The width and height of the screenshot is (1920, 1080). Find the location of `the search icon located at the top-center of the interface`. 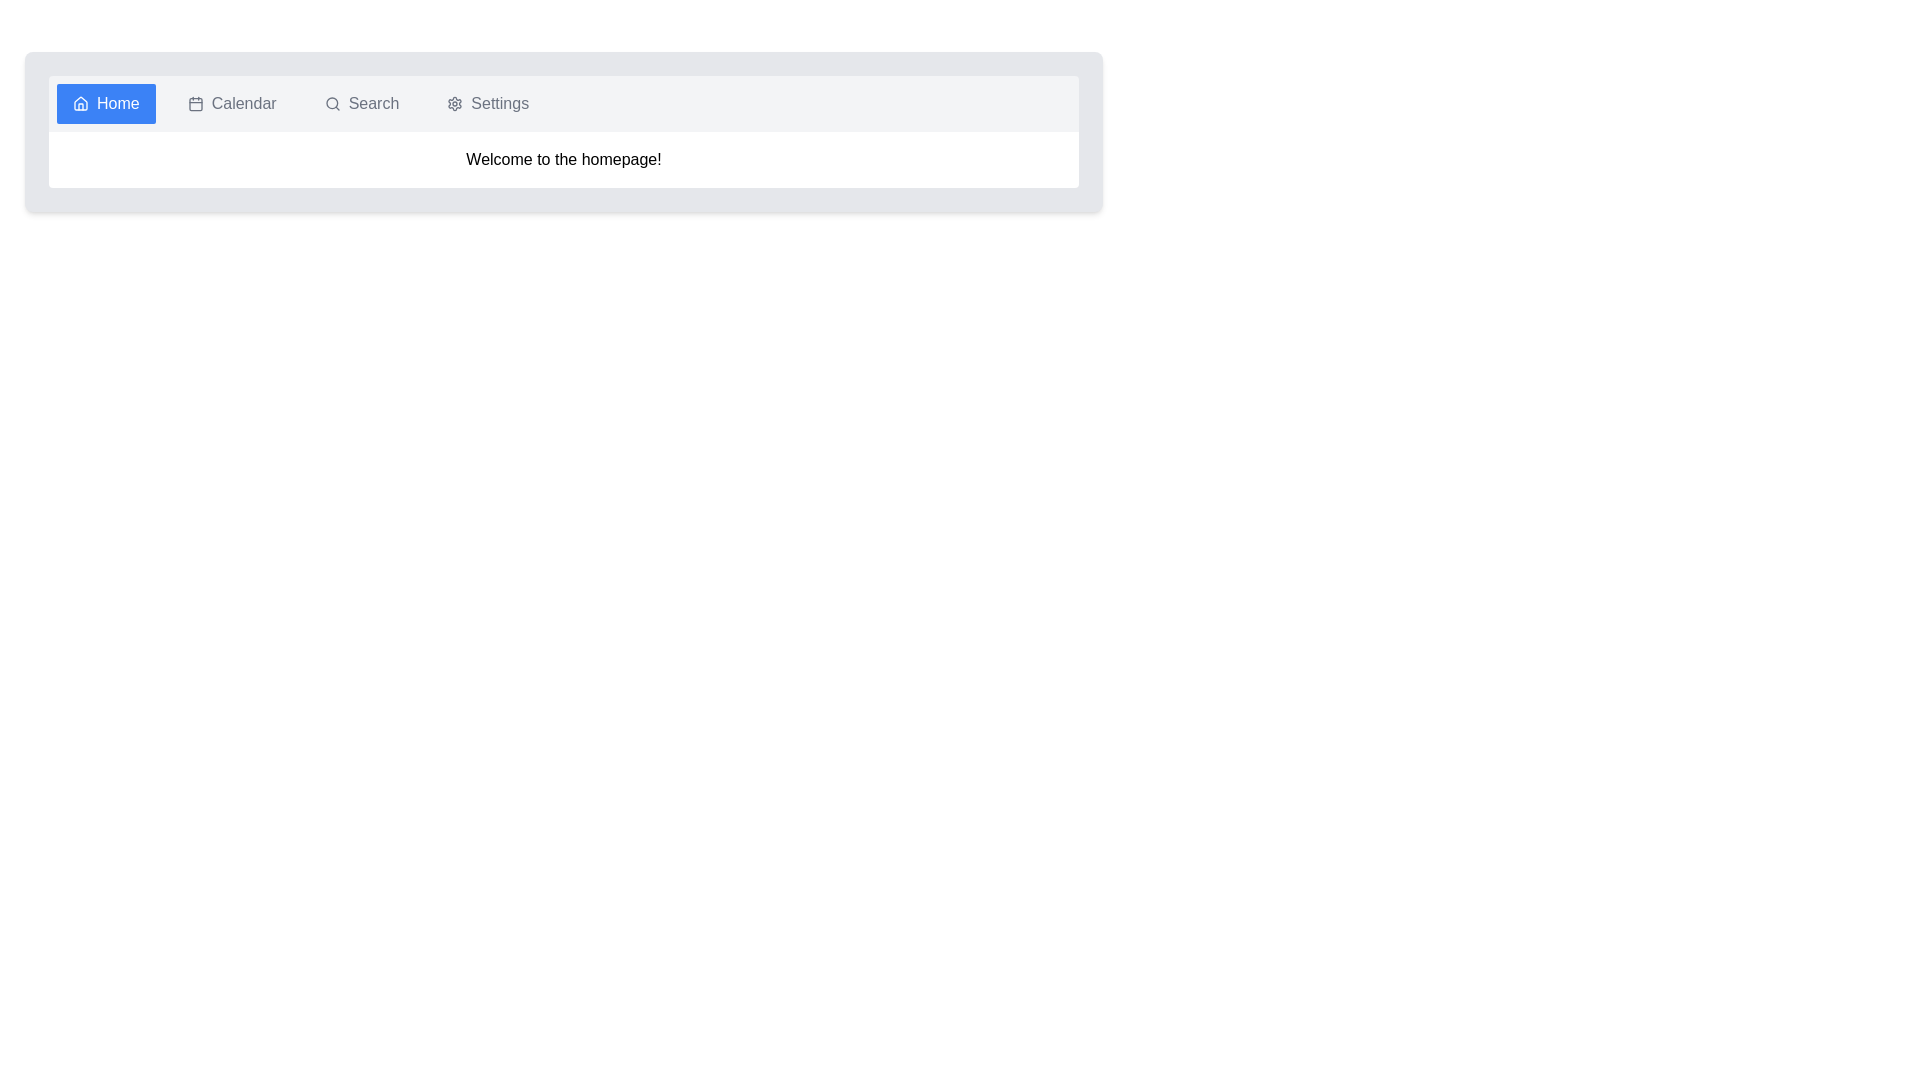

the search icon located at the top-center of the interface is located at coordinates (332, 104).